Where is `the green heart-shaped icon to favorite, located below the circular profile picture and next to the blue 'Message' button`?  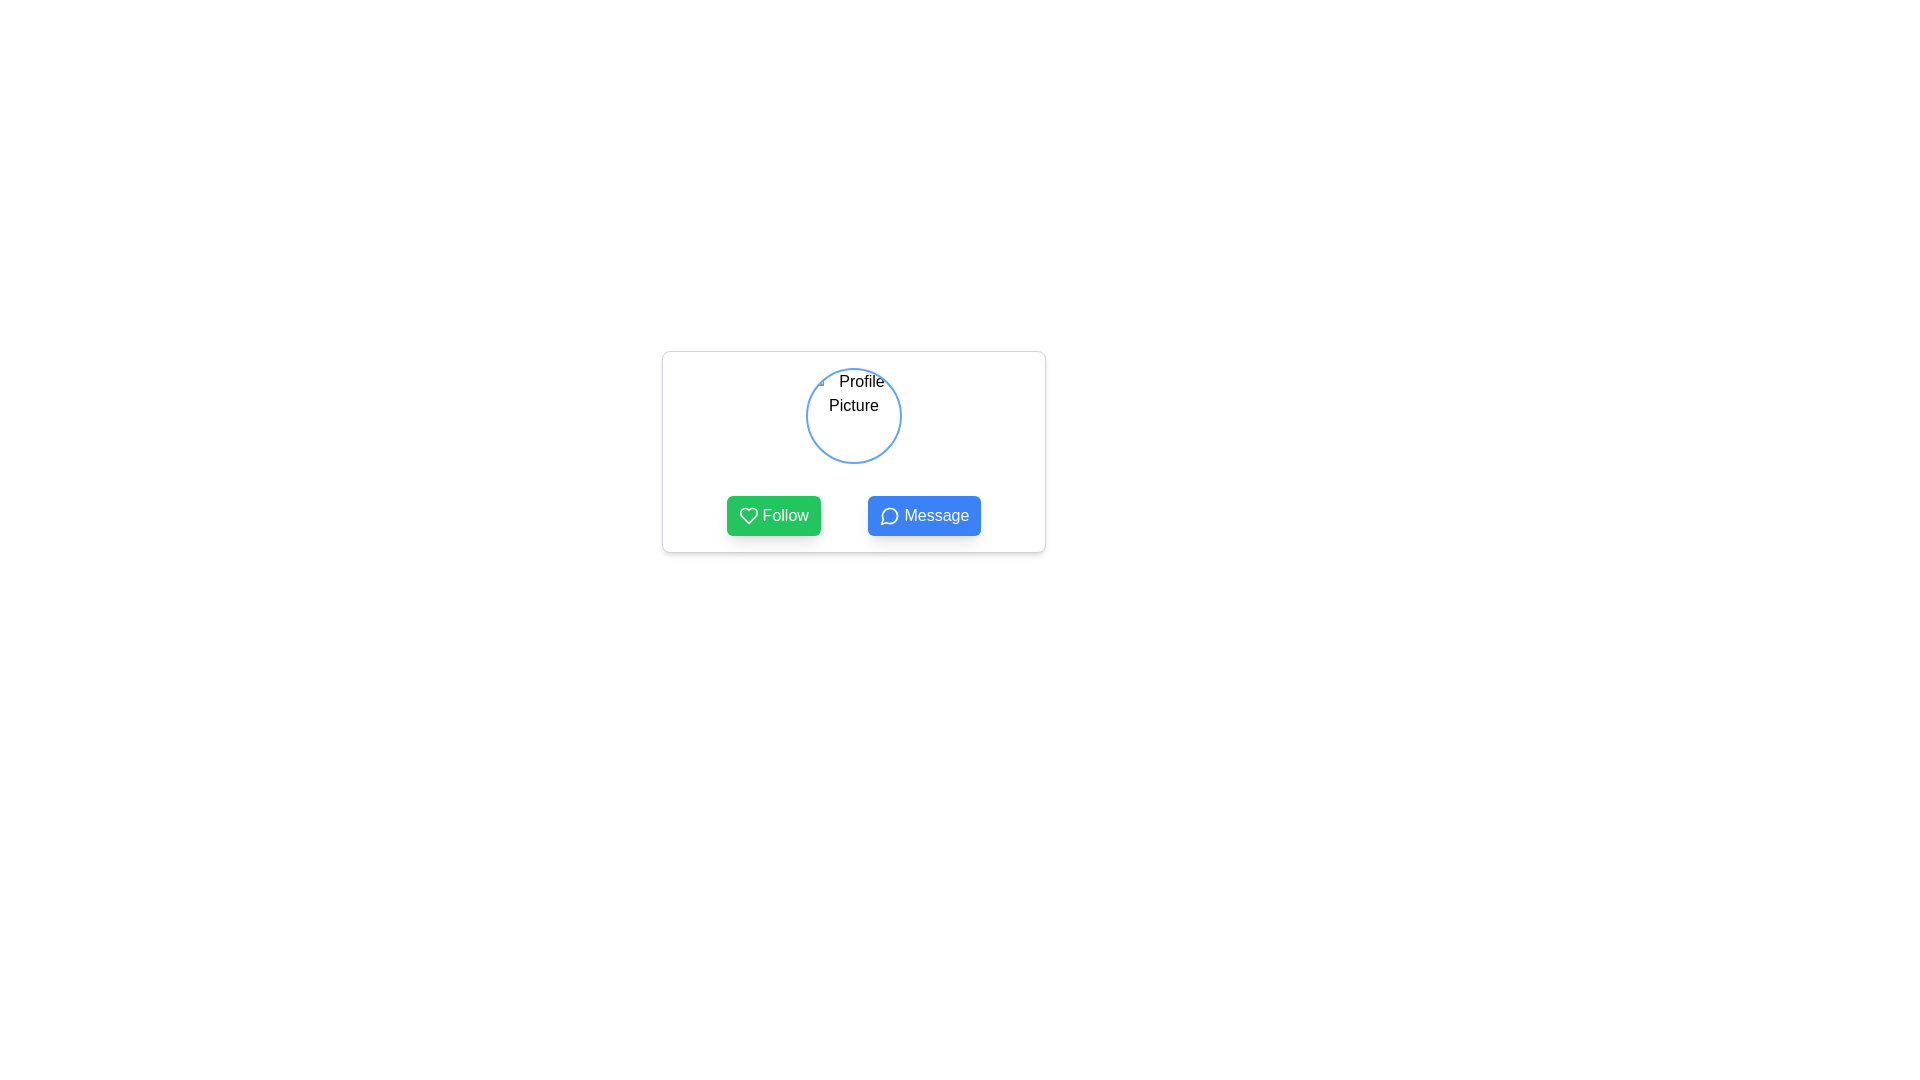
the green heart-shaped icon to favorite, located below the circular profile picture and next to the blue 'Message' button is located at coordinates (747, 515).